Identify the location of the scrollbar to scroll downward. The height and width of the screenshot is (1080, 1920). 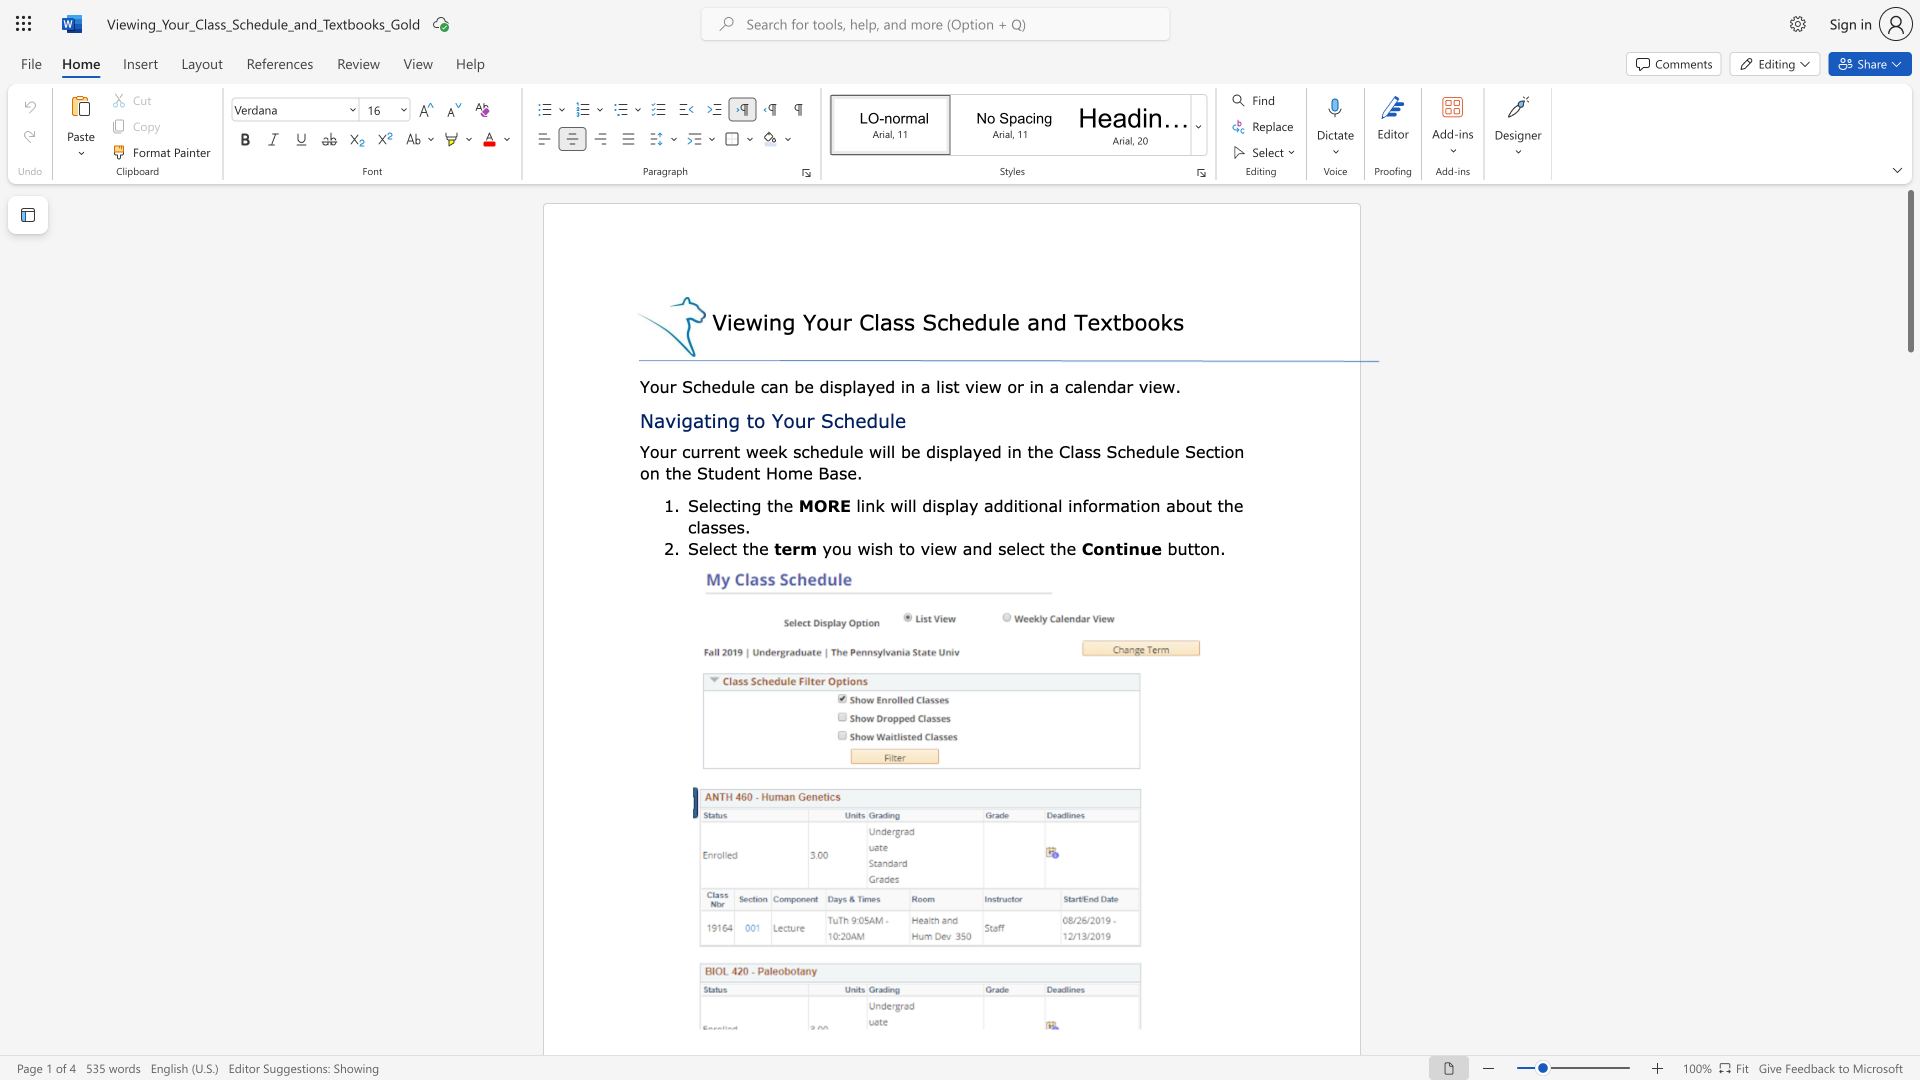
(1909, 438).